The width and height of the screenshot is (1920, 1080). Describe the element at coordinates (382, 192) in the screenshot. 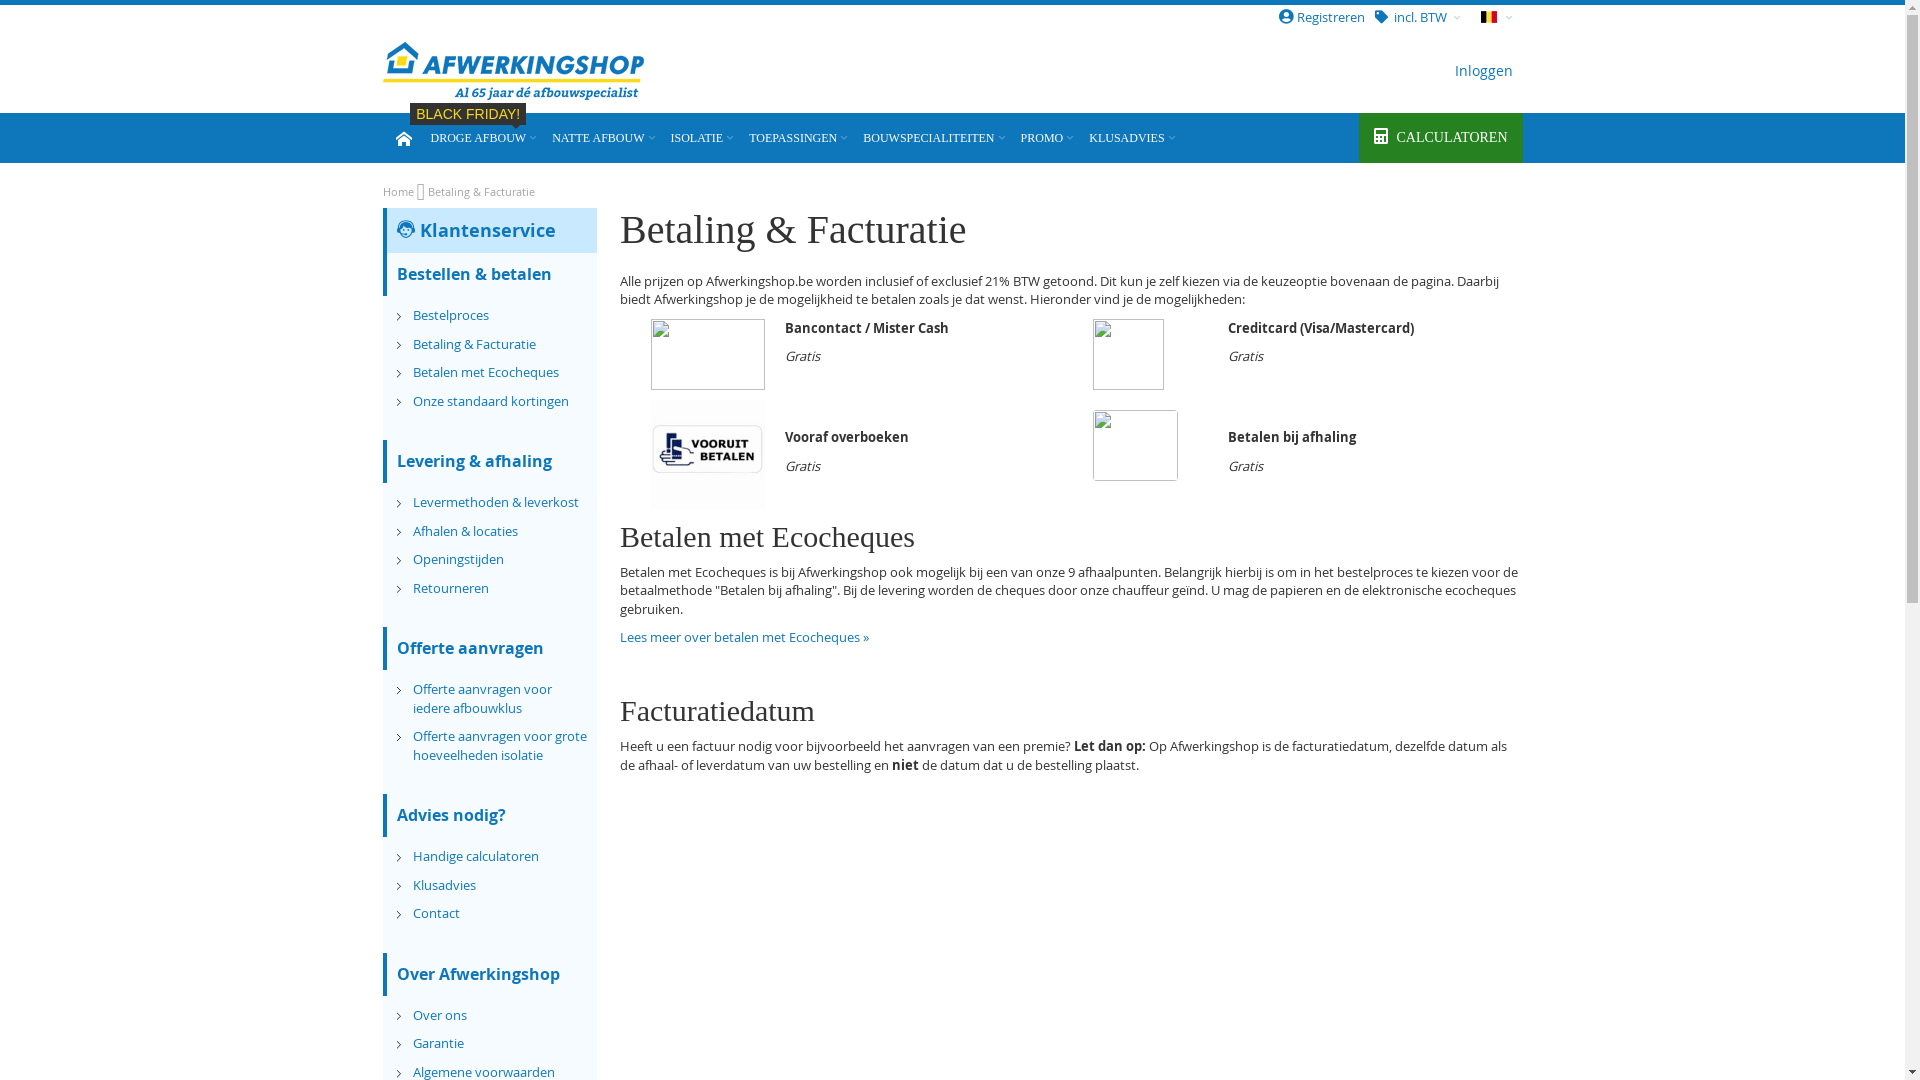

I see `'Home'` at that location.